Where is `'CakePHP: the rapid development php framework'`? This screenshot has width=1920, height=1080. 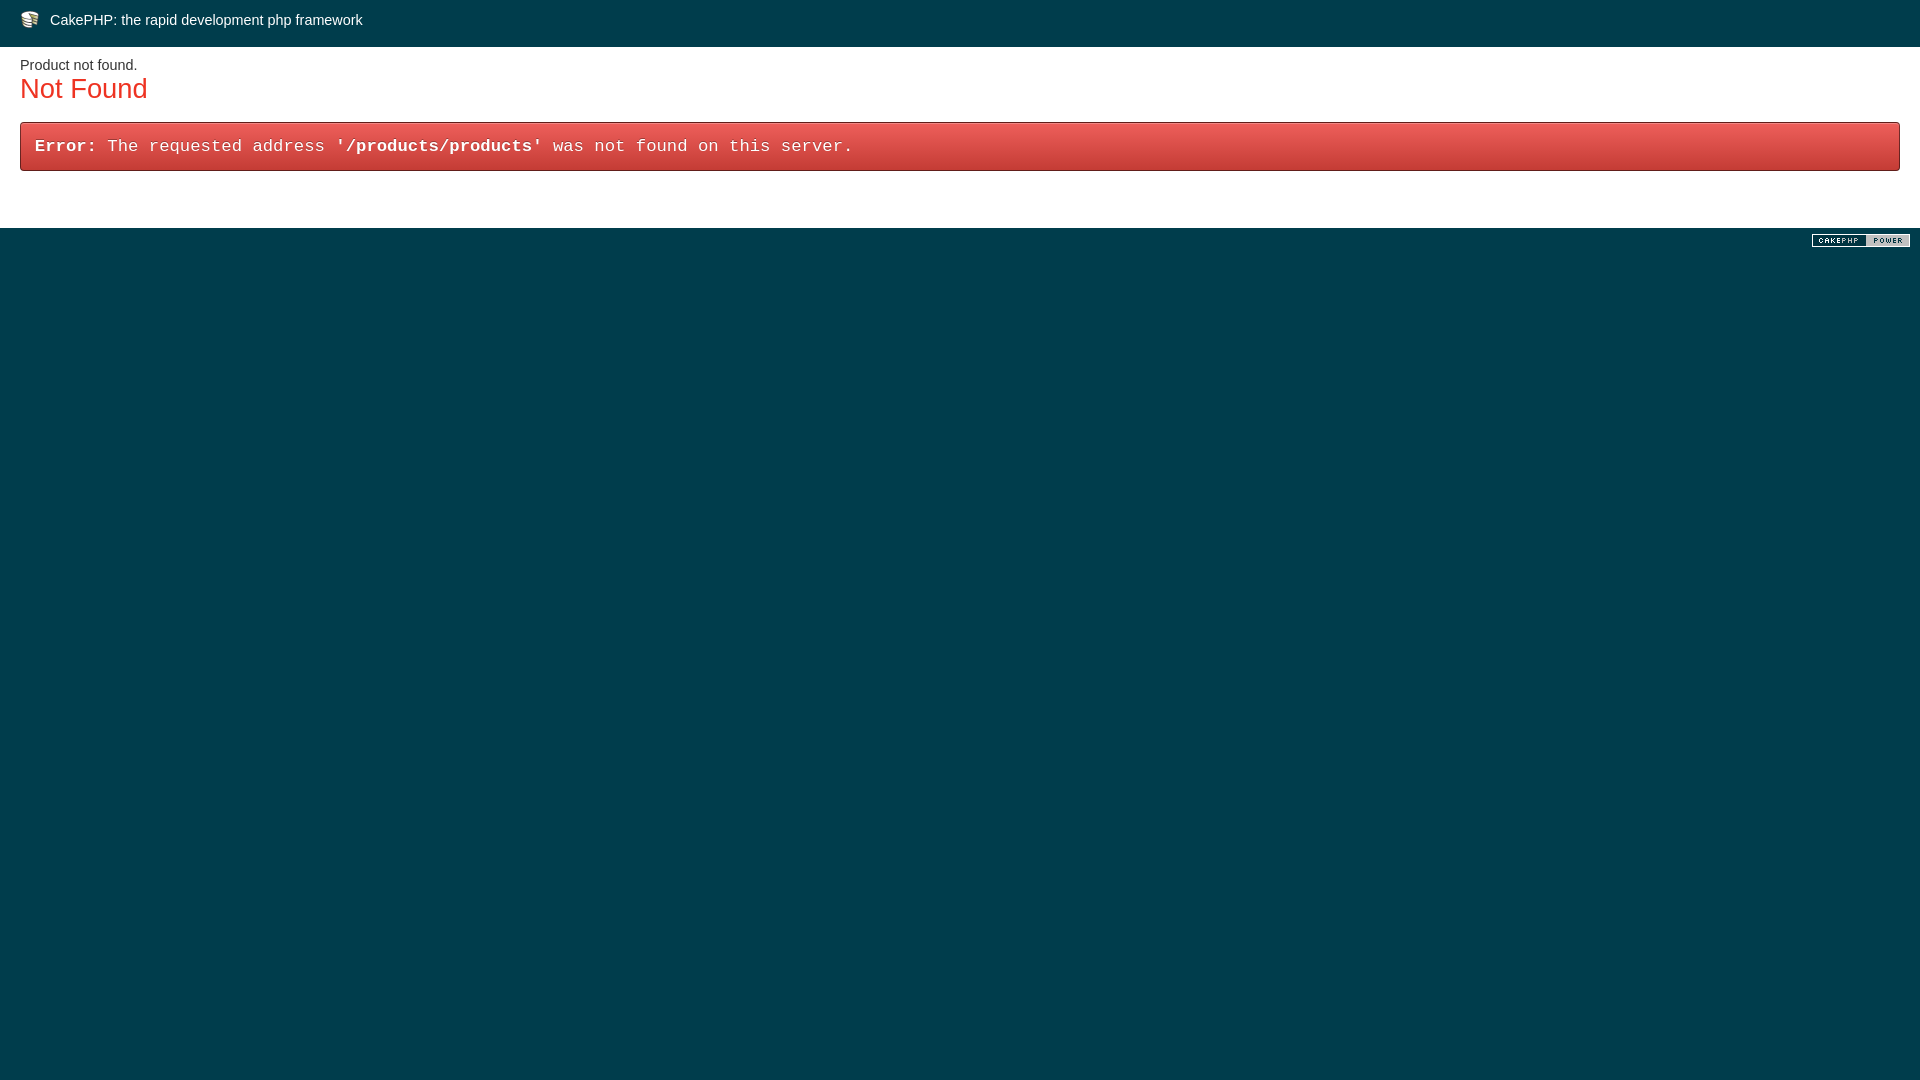
'CakePHP: the rapid development php framework' is located at coordinates (206, 19).